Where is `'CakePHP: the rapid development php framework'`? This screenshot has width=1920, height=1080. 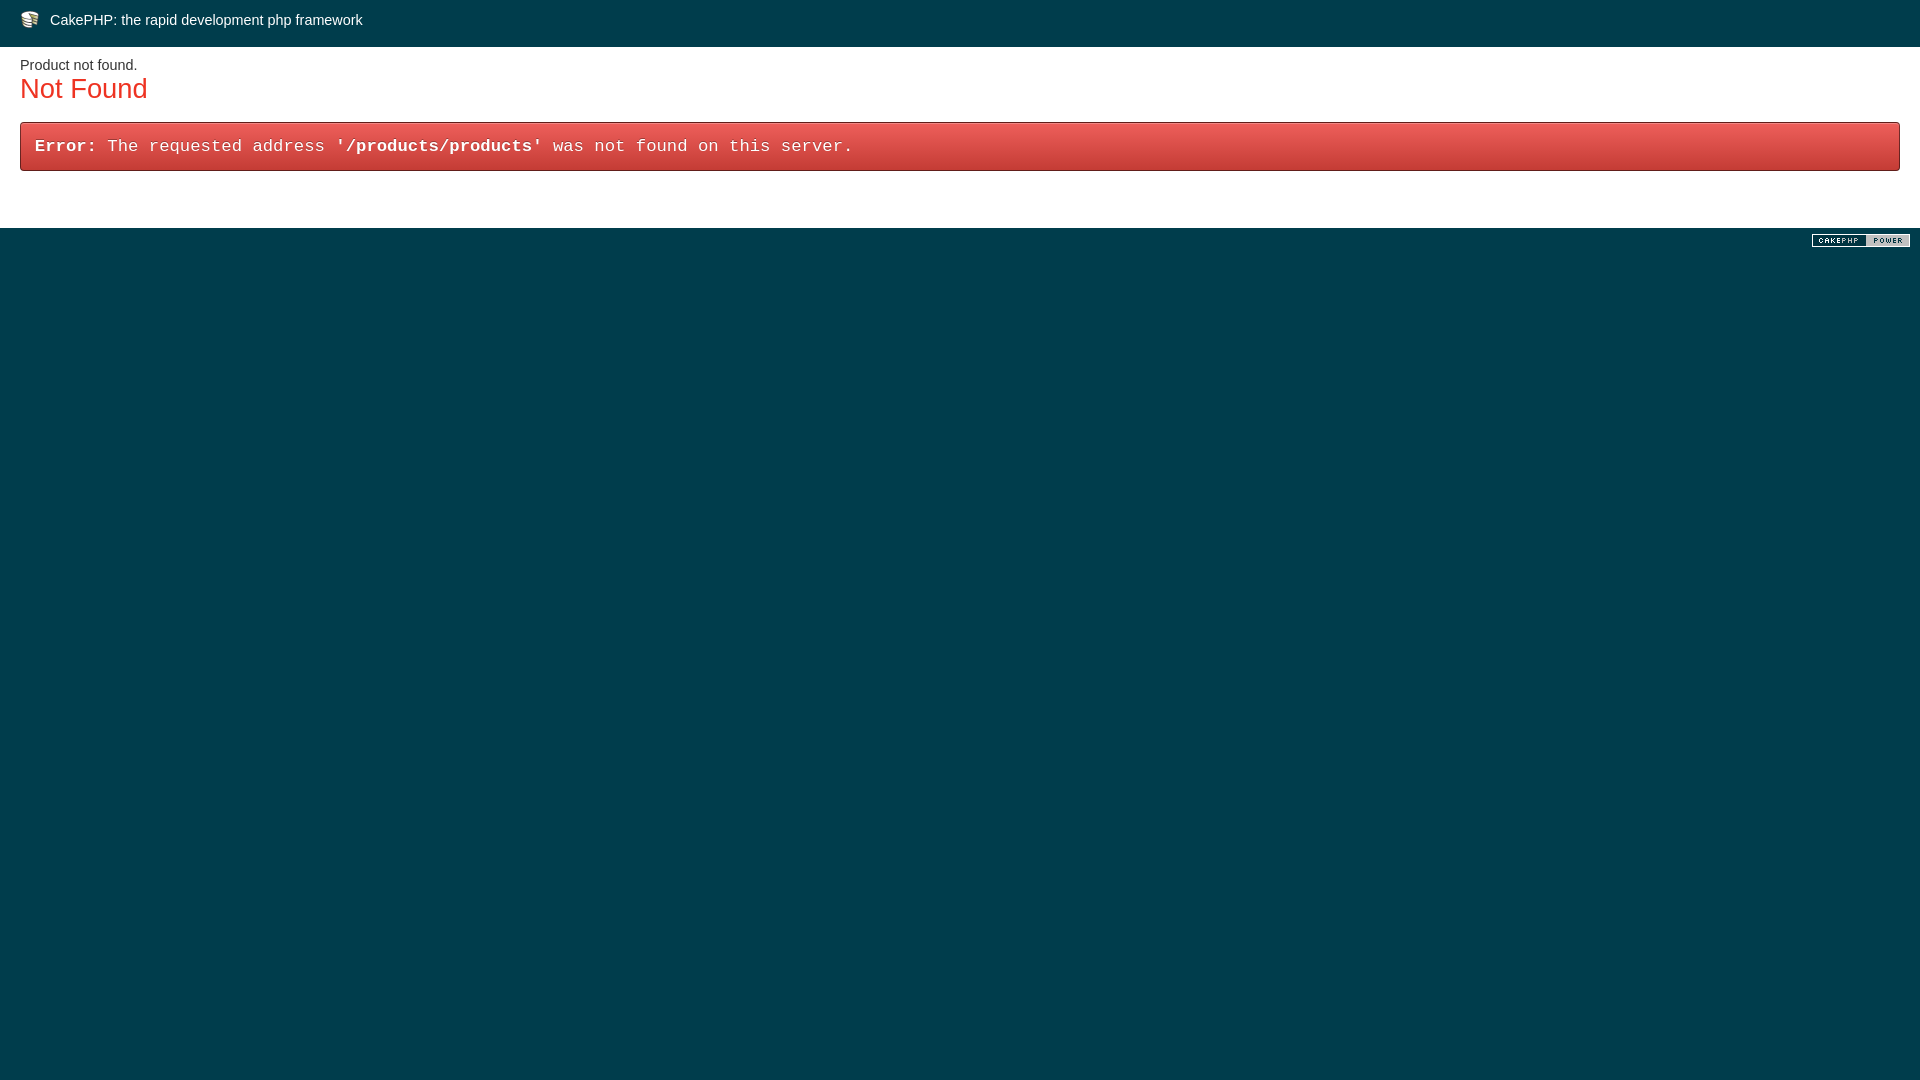
'CakePHP: the rapid development php framework' is located at coordinates (206, 19).